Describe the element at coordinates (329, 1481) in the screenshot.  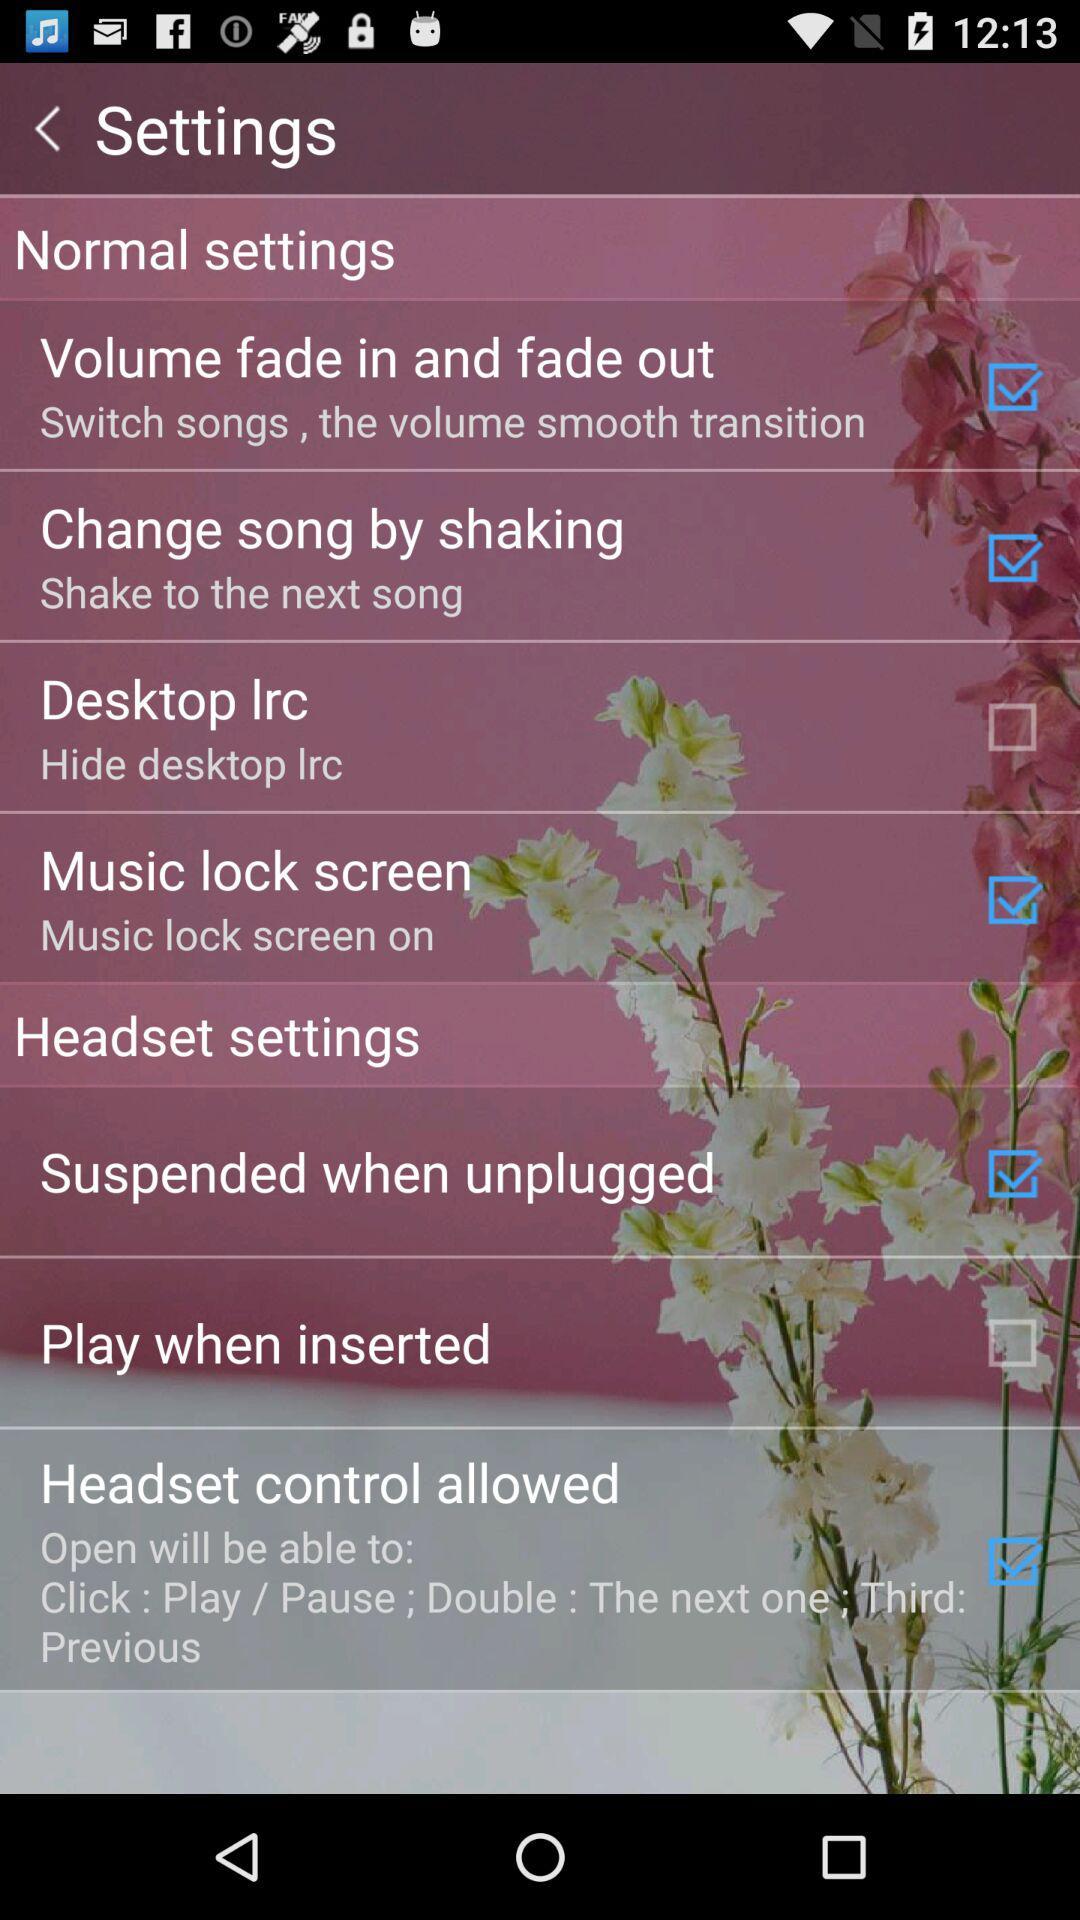
I see `headset control allowed` at that location.